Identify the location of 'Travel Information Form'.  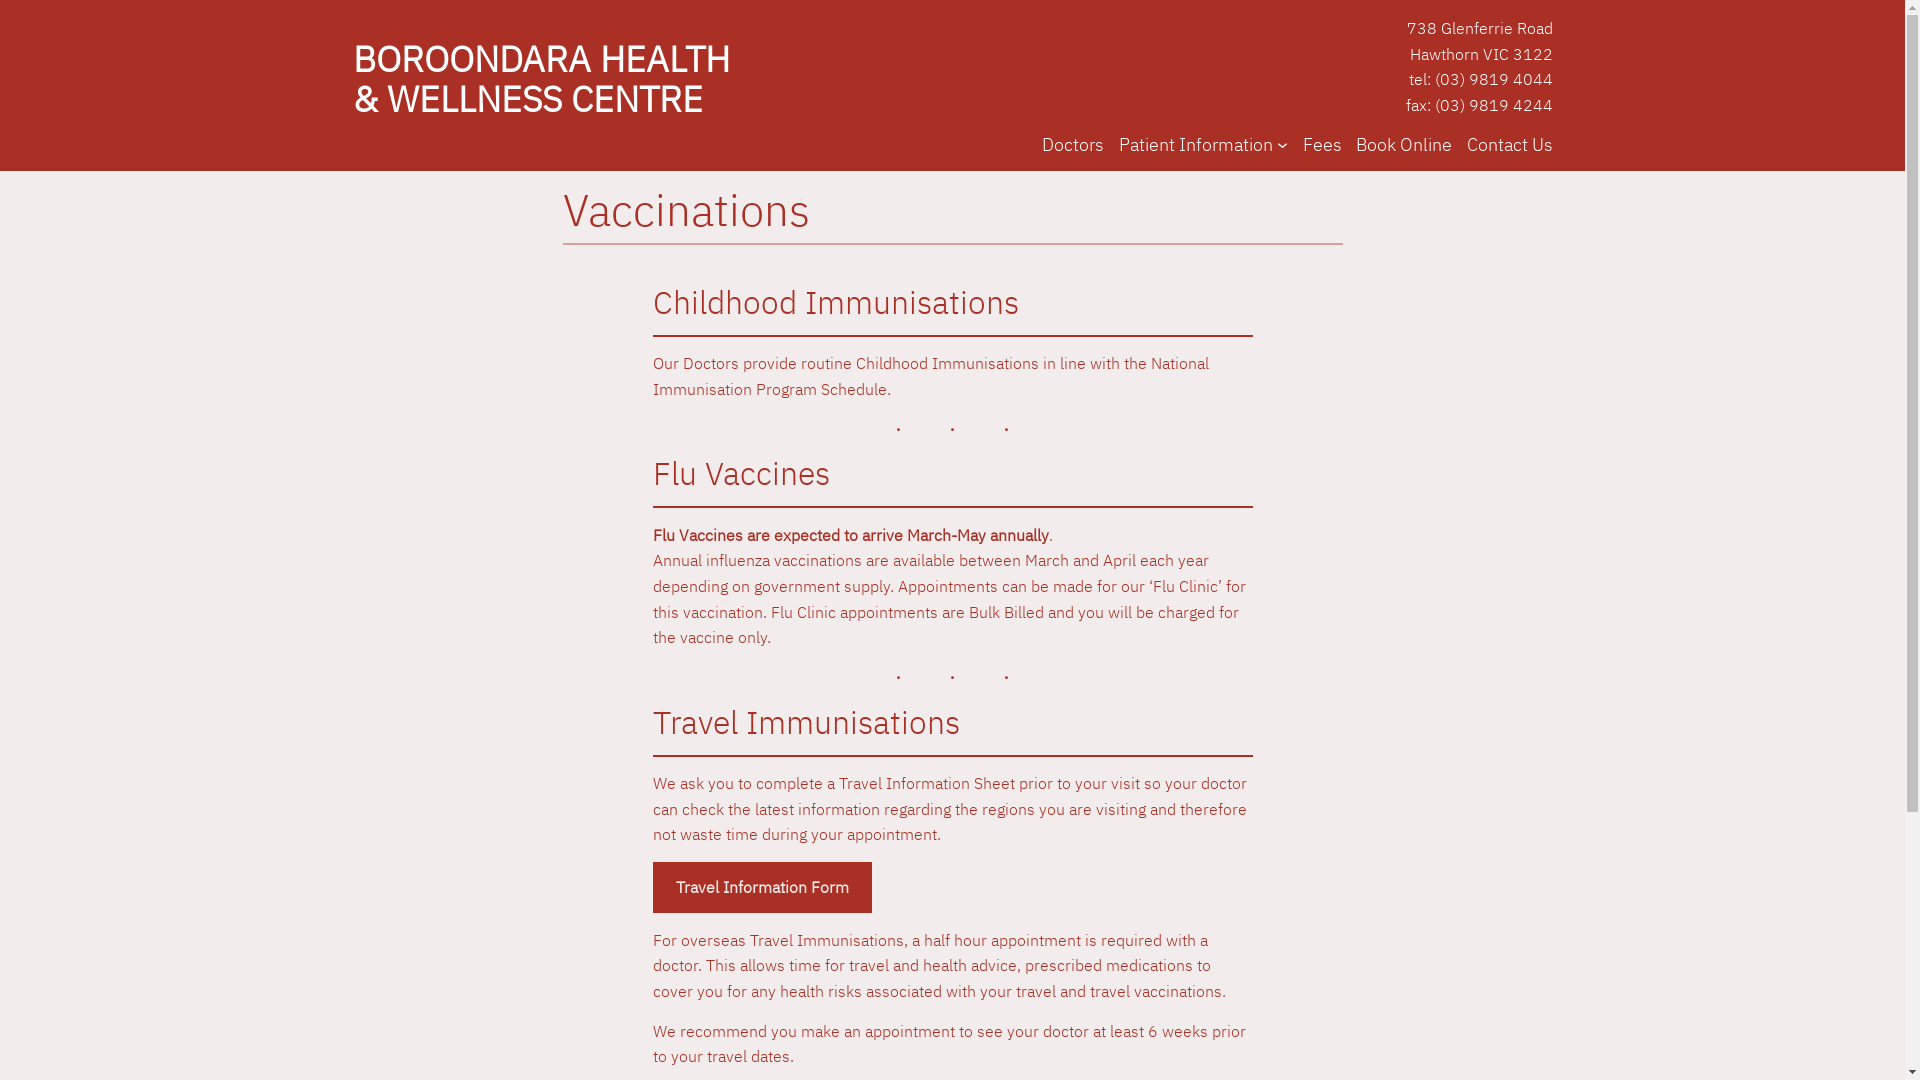
(761, 886).